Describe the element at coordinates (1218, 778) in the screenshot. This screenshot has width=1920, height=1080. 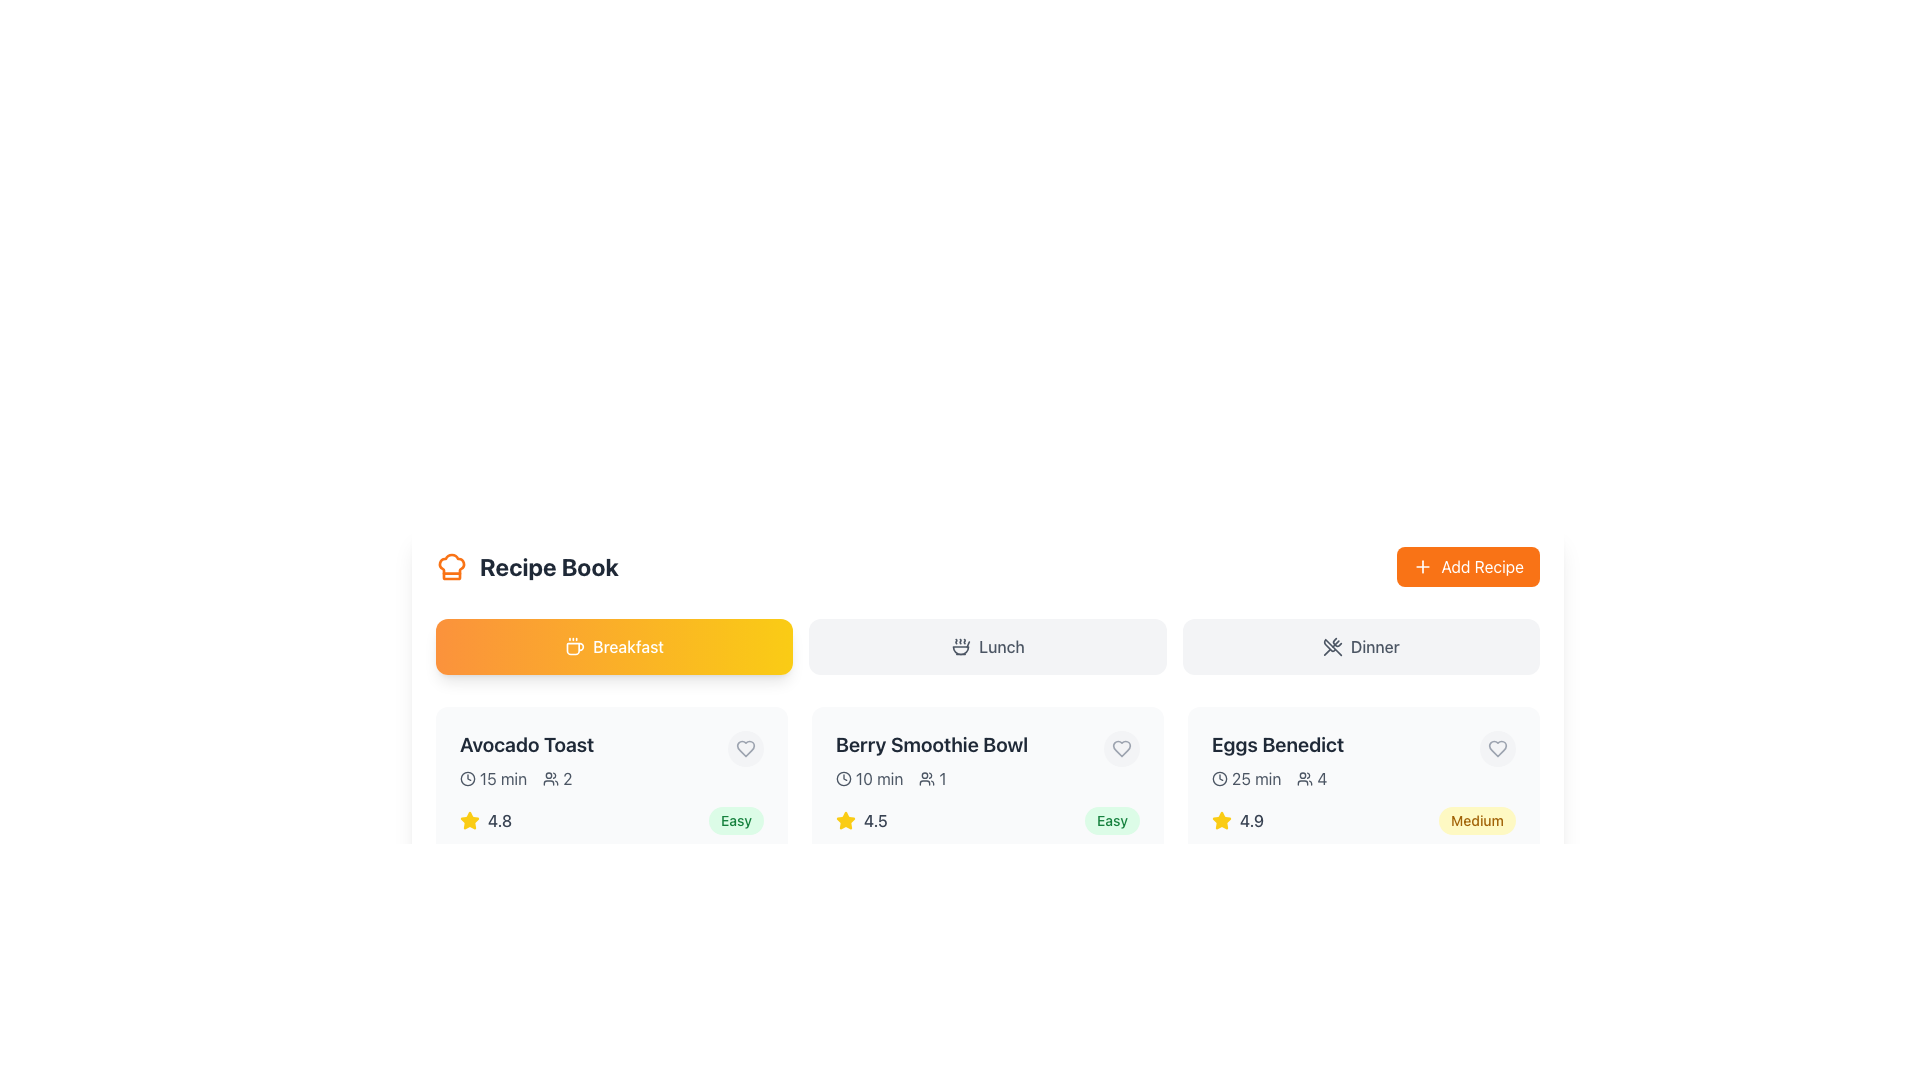
I see `the clock icon, which is a circular icon with two hands representing time, located to the left of the text '25 min' in the 'Eggs Benedict' section of the 'Dinner' tab` at that location.